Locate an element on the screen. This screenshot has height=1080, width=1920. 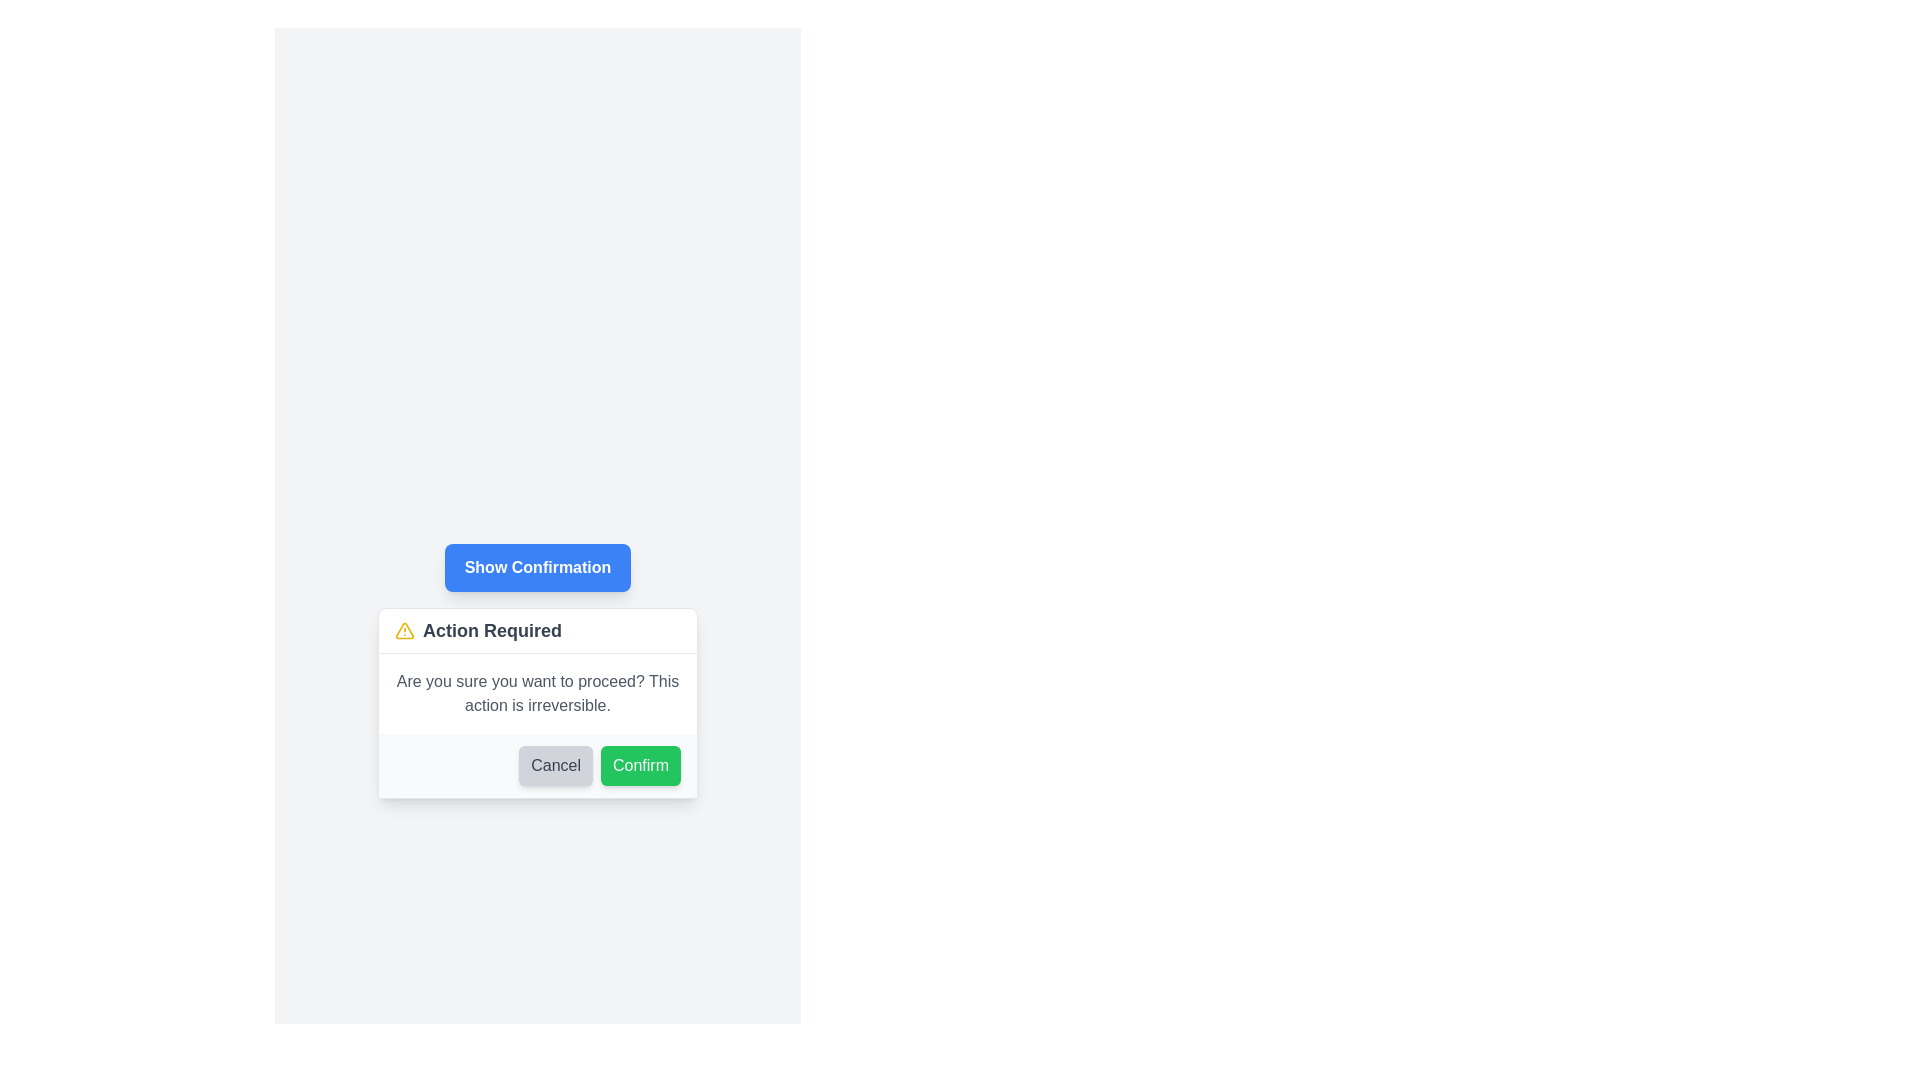
the 'Confirm' button located at the bottom-right corner of the modal dialog box to change its shade is located at coordinates (640, 765).